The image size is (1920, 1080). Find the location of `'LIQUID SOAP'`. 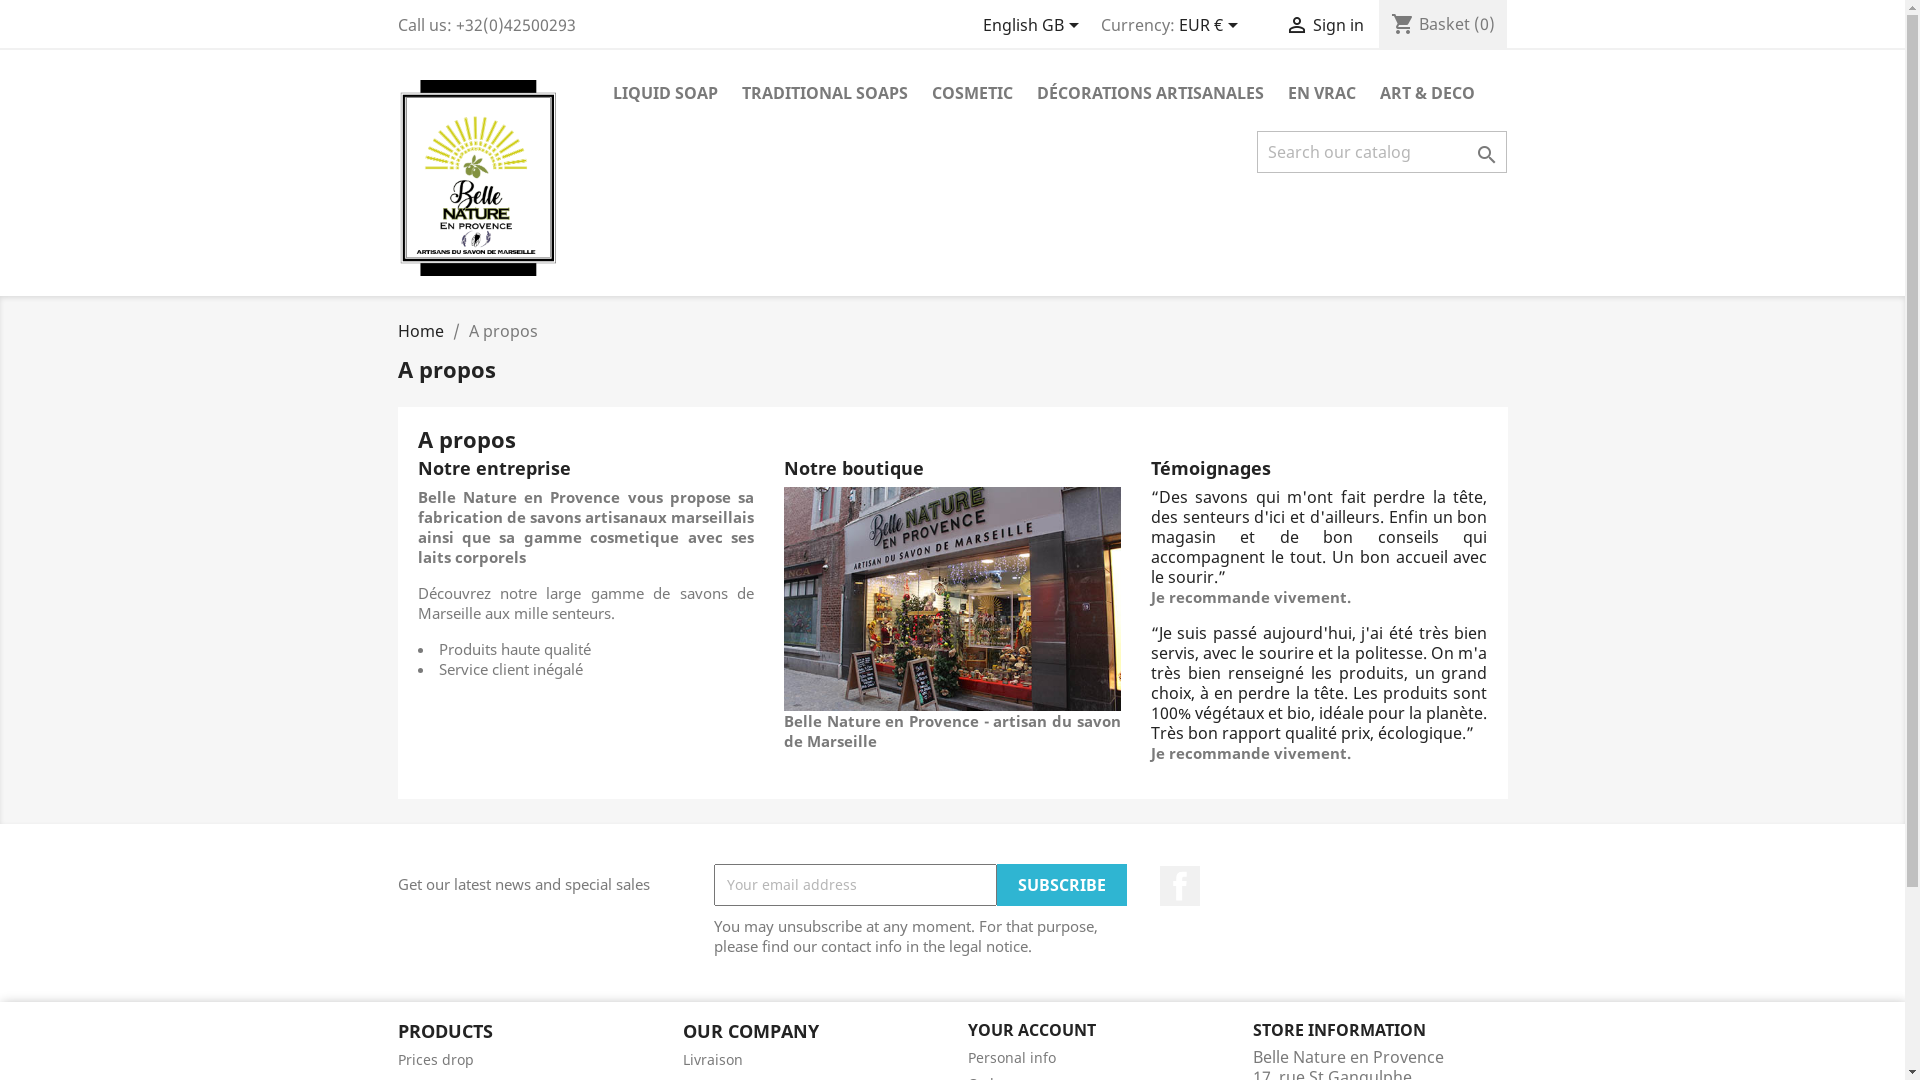

'LIQUID SOAP' is located at coordinates (664, 94).